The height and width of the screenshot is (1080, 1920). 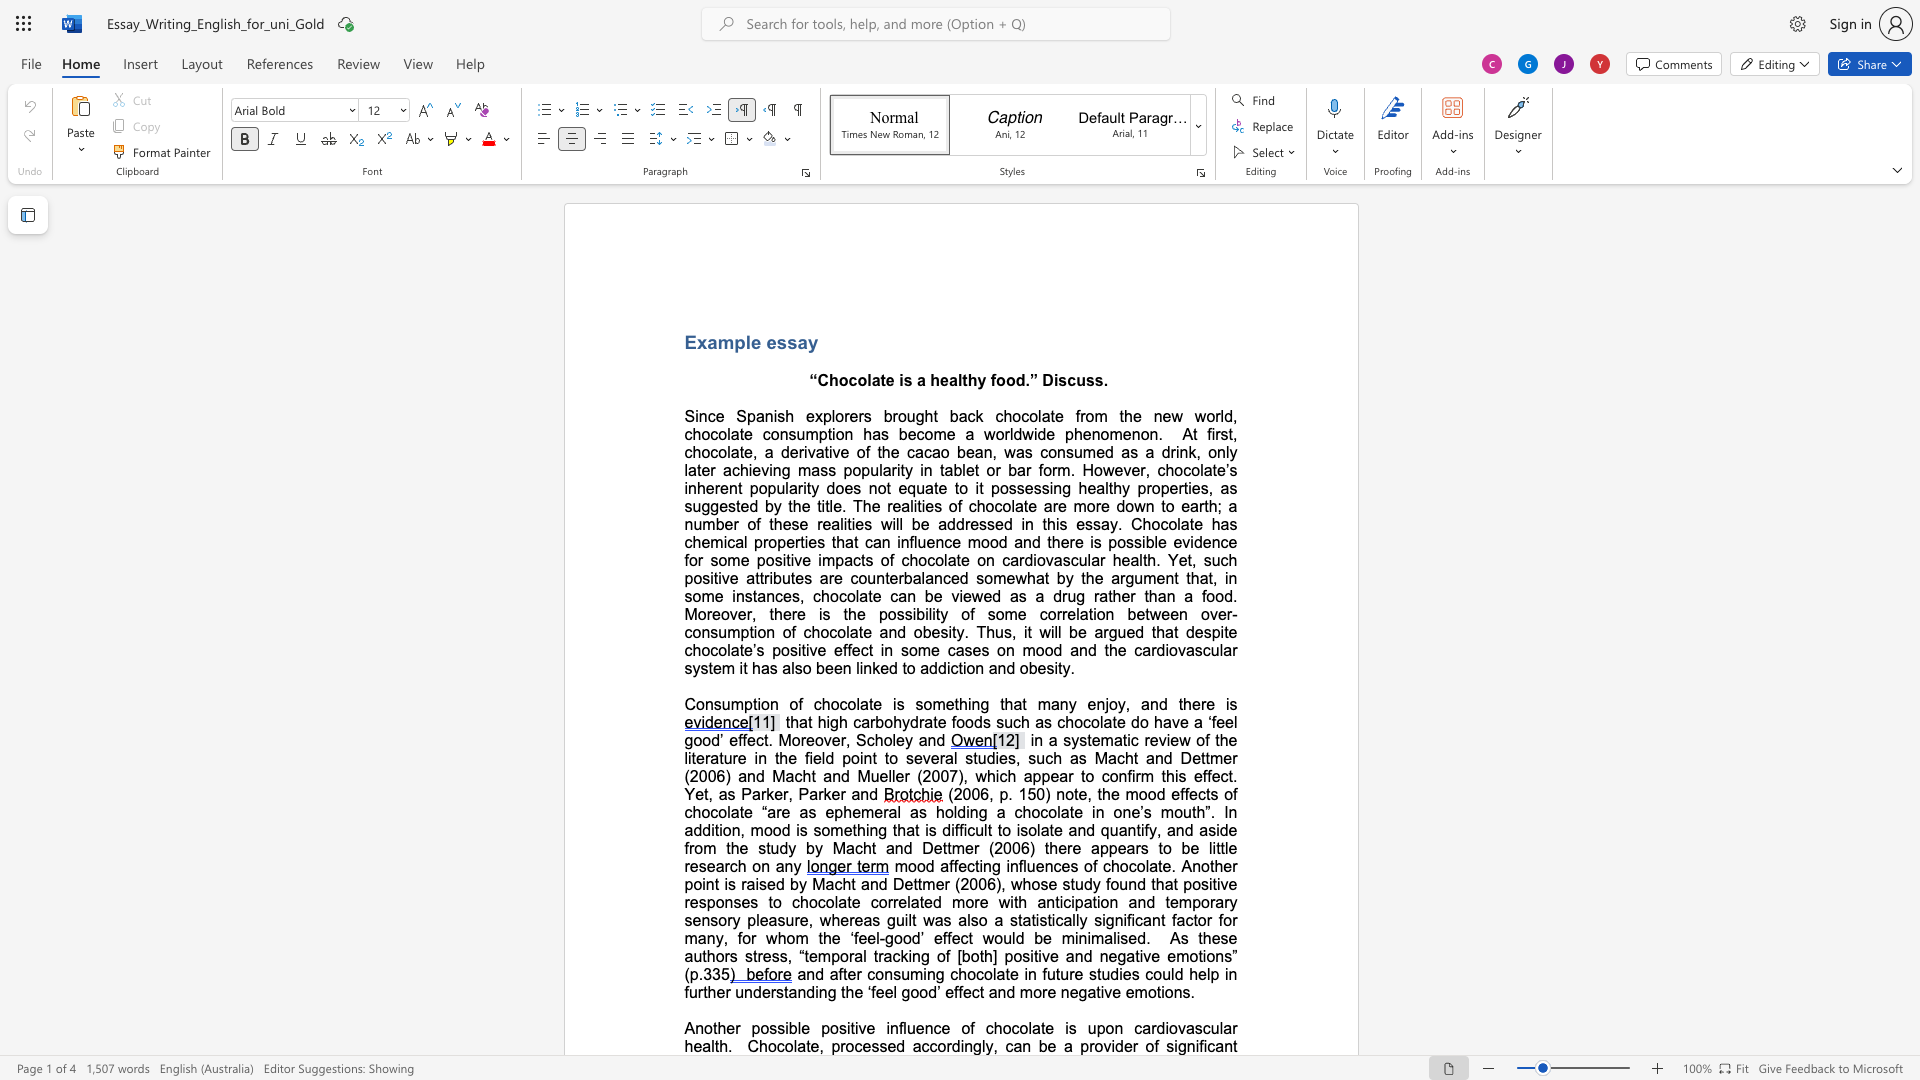 I want to click on the 6th character "r" in the text, so click(x=900, y=578).